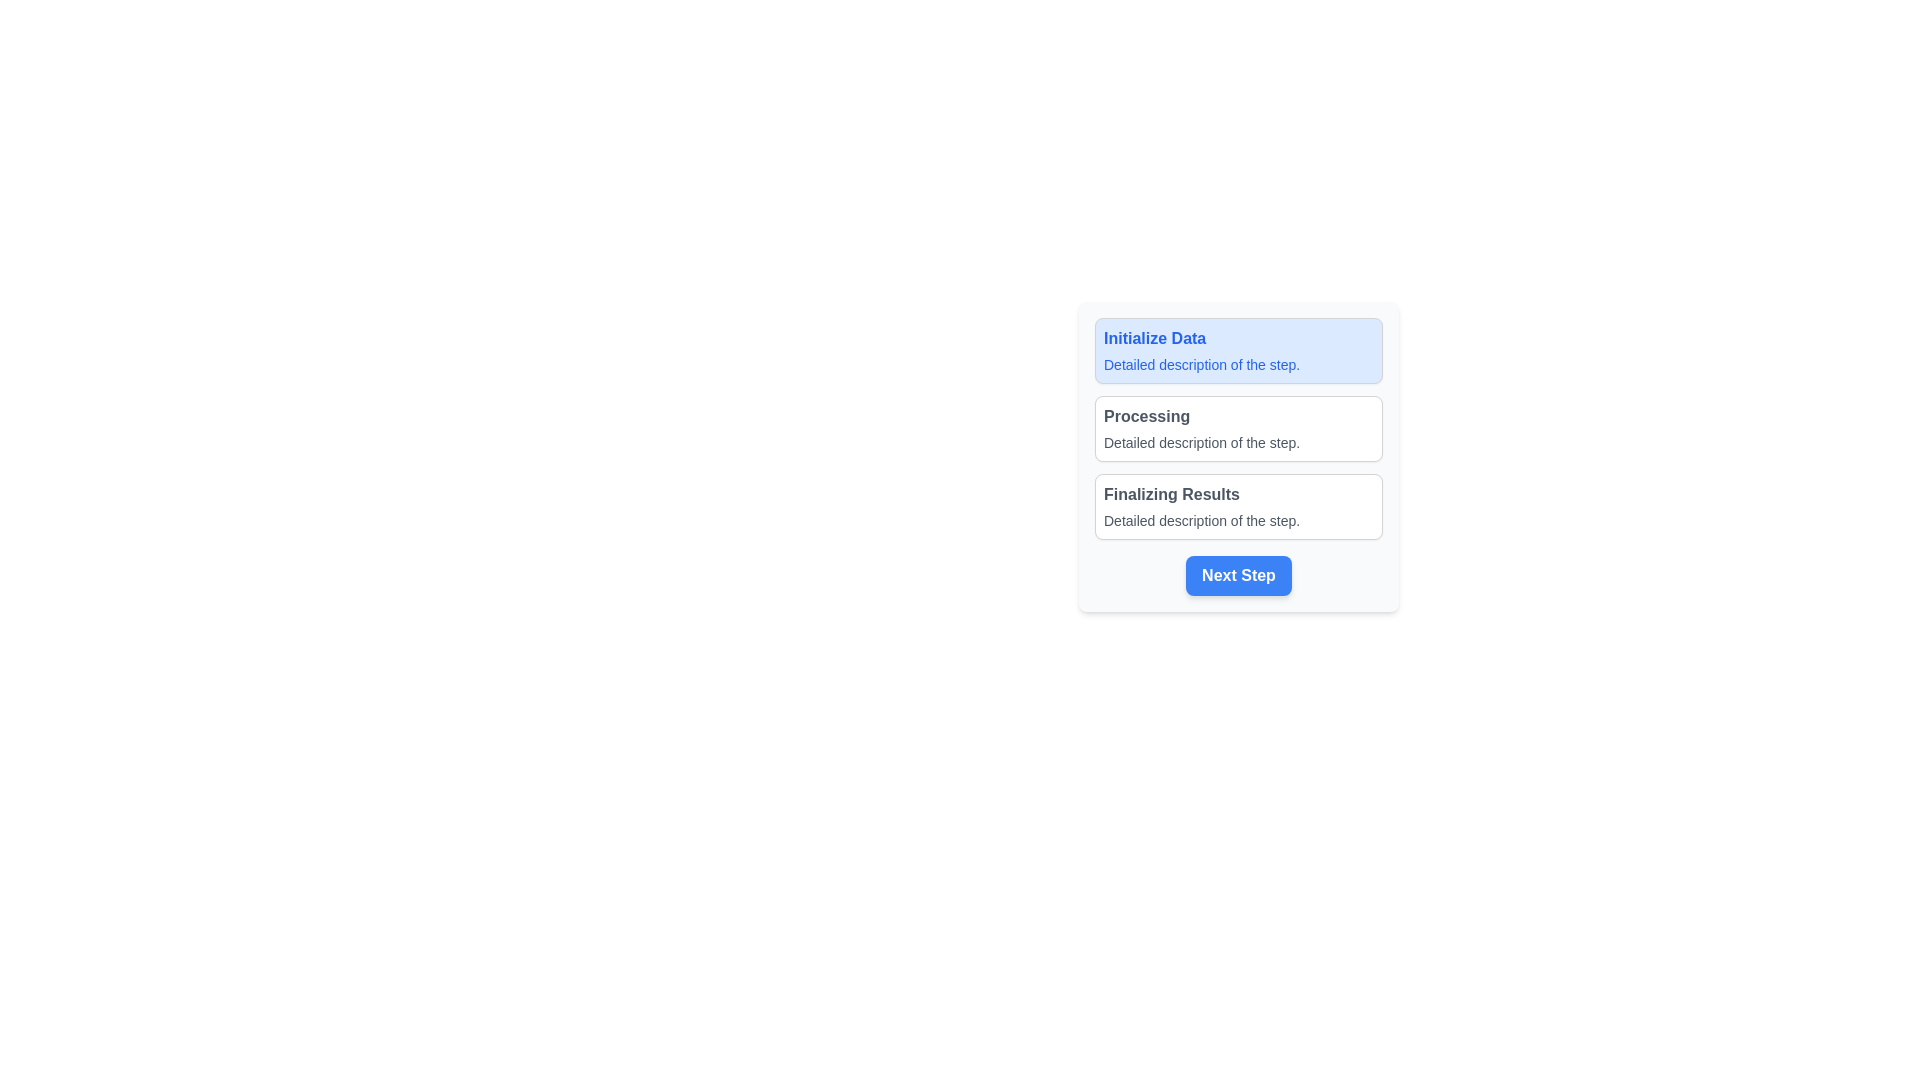 This screenshot has height=1080, width=1920. Describe the element at coordinates (1237, 505) in the screenshot. I see `the informational block that indicates the current process step titled 'Finalizing Results' in the multi-step process interface` at that location.